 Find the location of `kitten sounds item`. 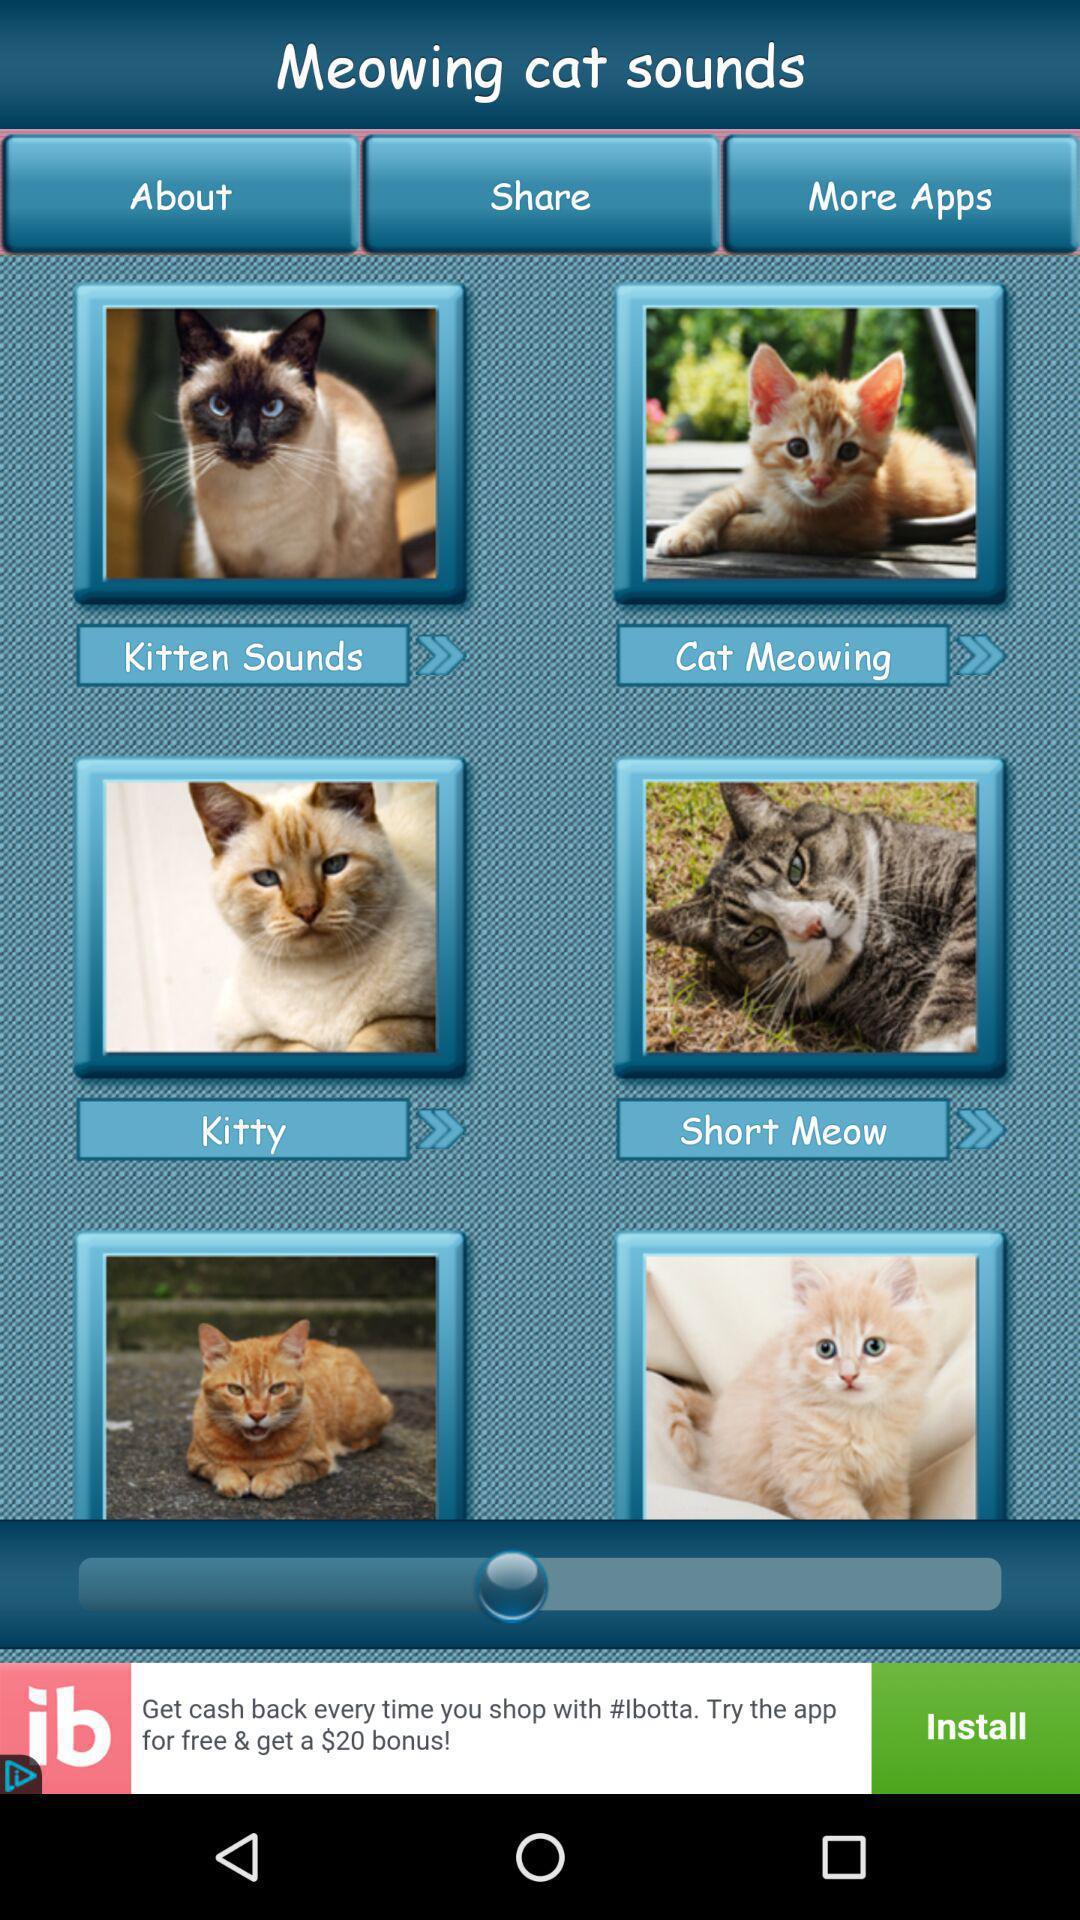

kitten sounds item is located at coordinates (242, 655).